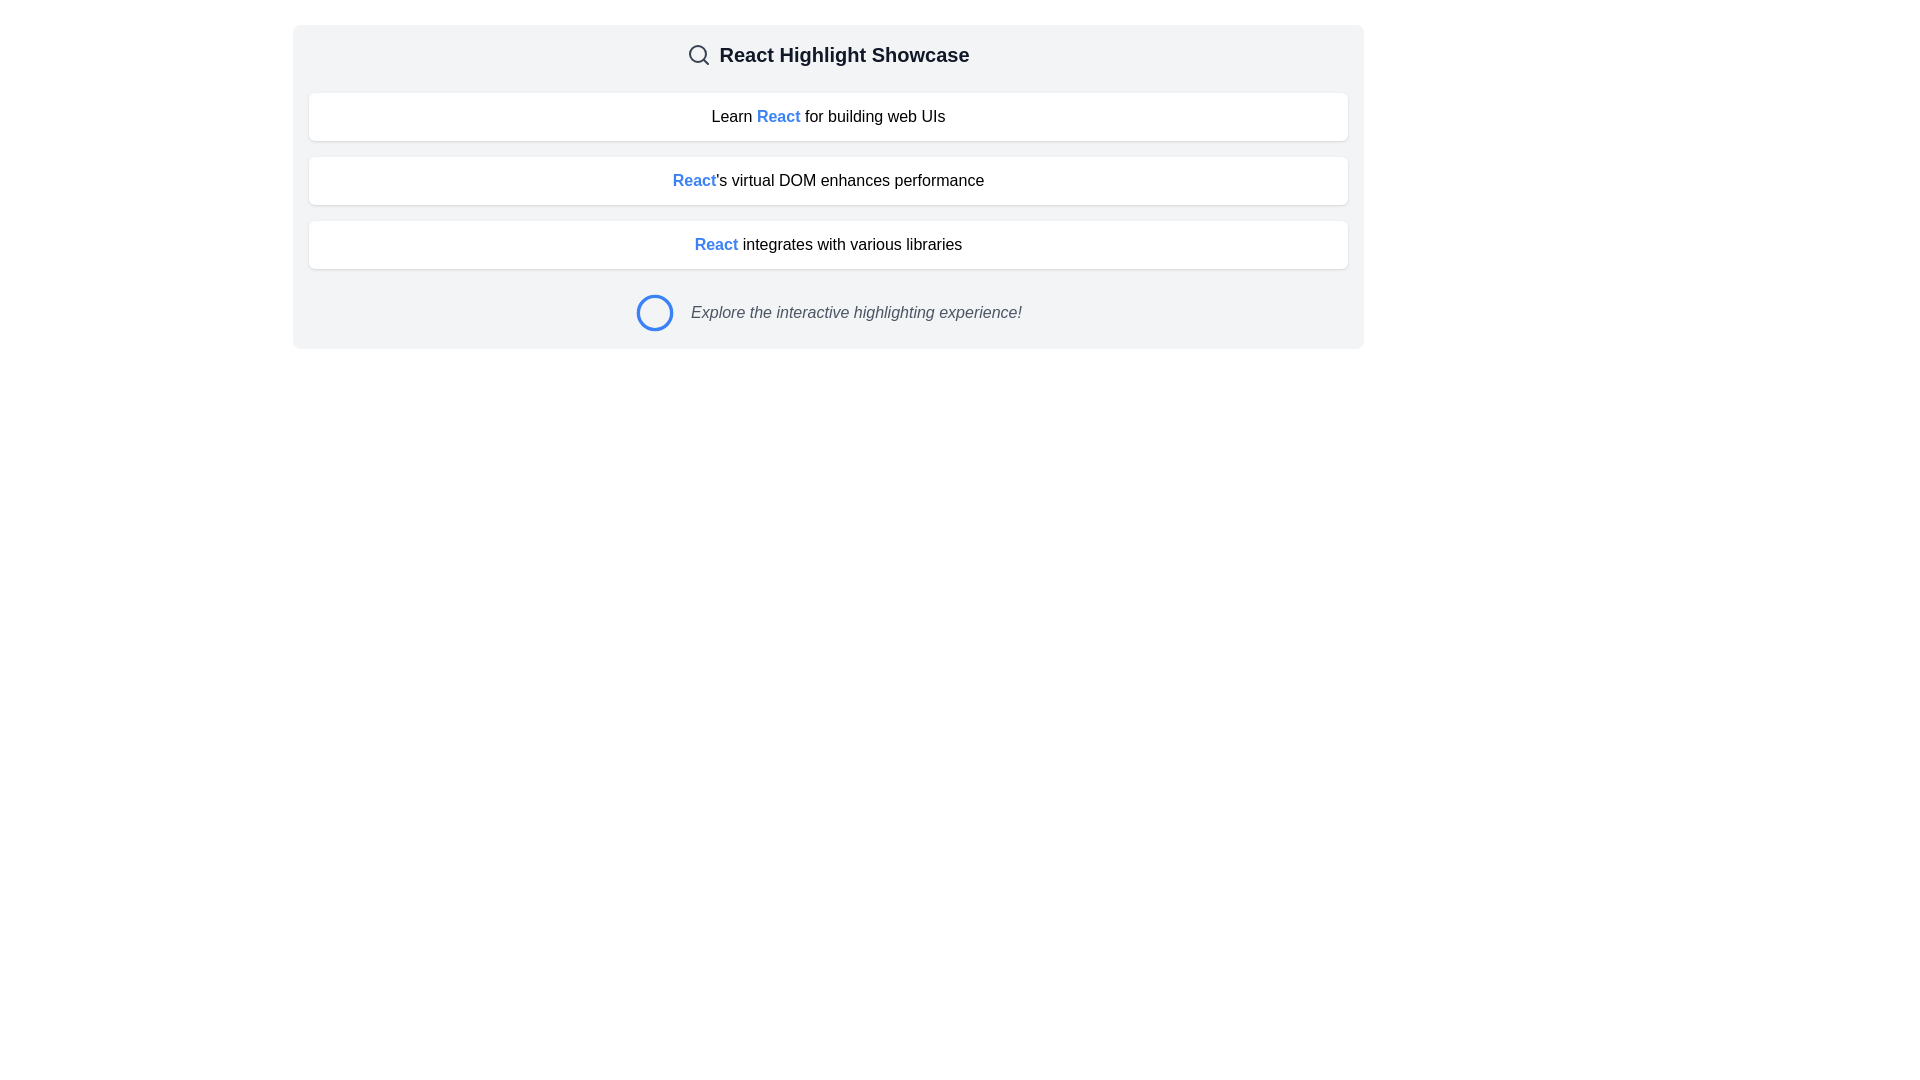 The image size is (1920, 1080). What do you see at coordinates (856, 312) in the screenshot?
I see `the text label displaying 'Explore the interactive highlighting experience!' styled in gray italic font, located to the right of an animated spinning icon` at bounding box center [856, 312].